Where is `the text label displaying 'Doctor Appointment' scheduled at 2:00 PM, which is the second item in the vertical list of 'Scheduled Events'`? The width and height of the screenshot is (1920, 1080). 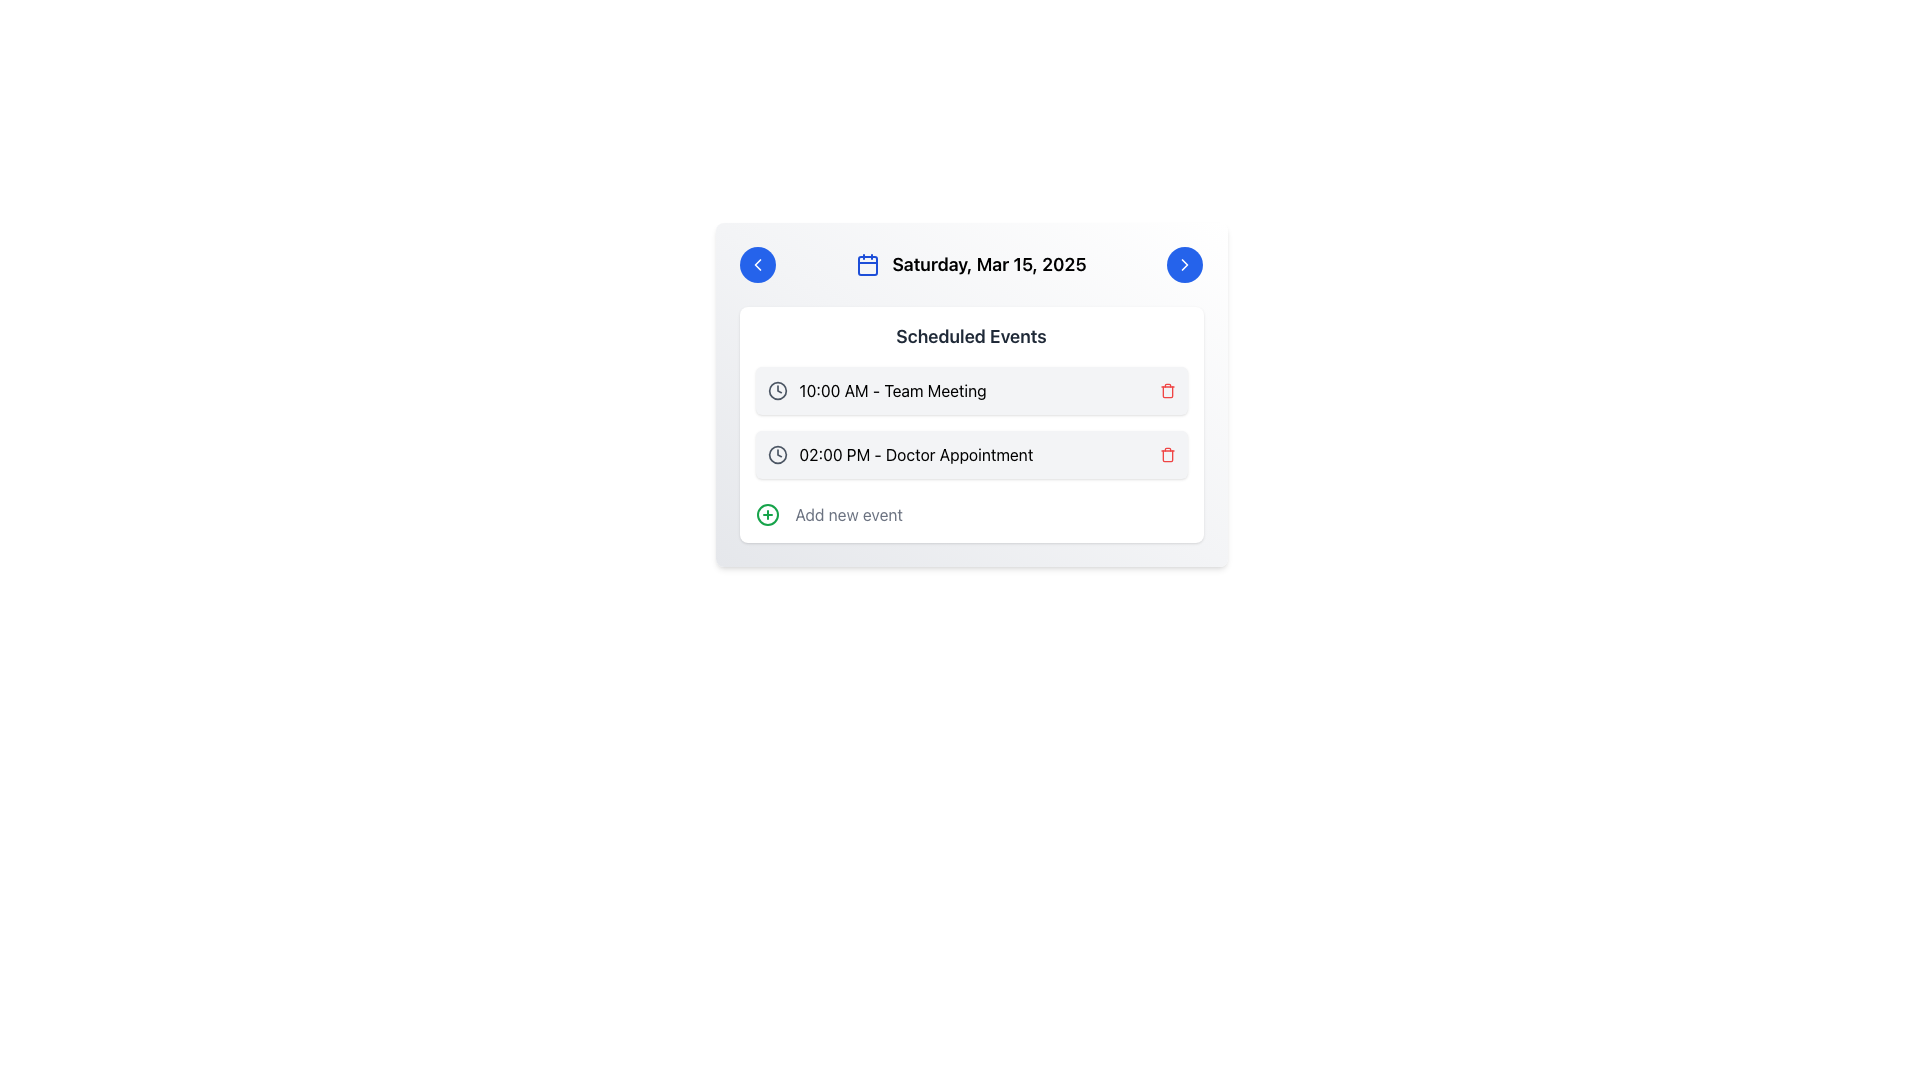
the text label displaying 'Doctor Appointment' scheduled at 2:00 PM, which is the second item in the vertical list of 'Scheduled Events' is located at coordinates (915, 455).